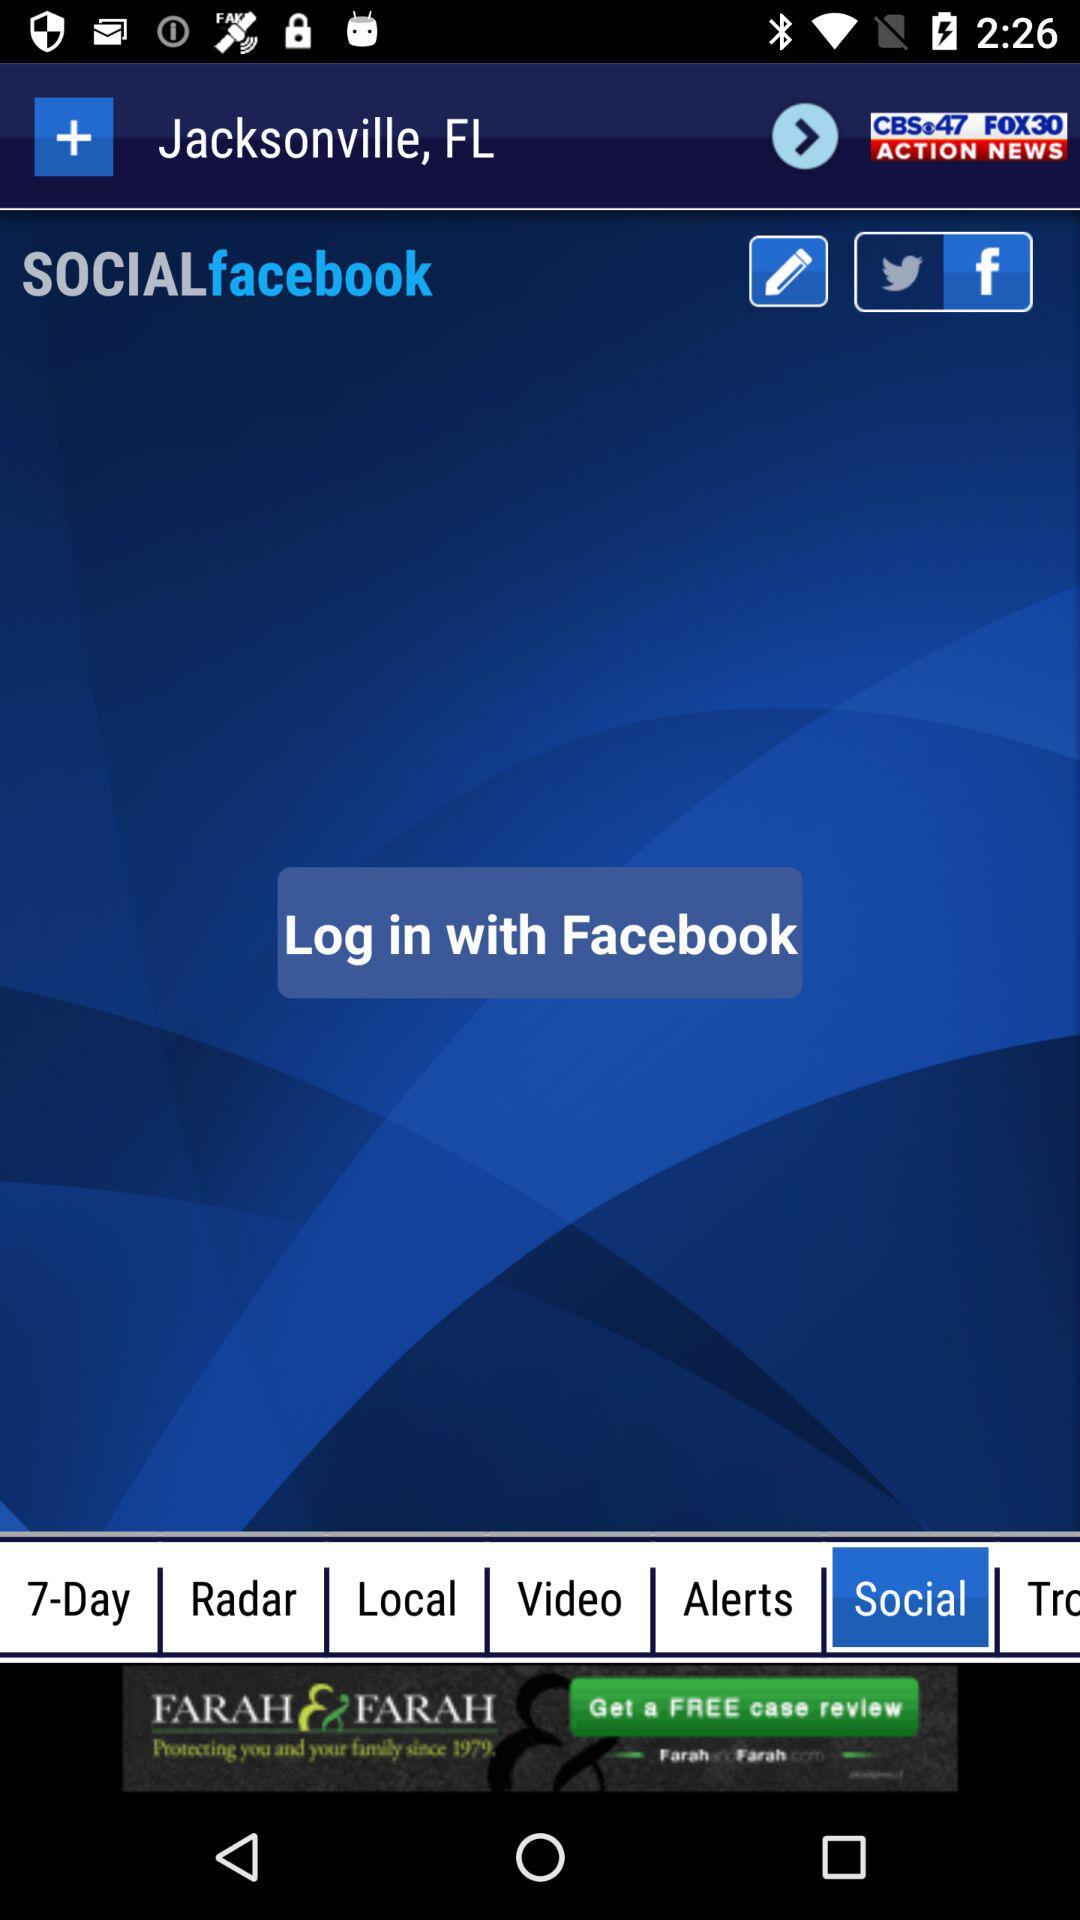 The height and width of the screenshot is (1920, 1080). What do you see at coordinates (804, 135) in the screenshot?
I see `the arrow_forward icon` at bounding box center [804, 135].